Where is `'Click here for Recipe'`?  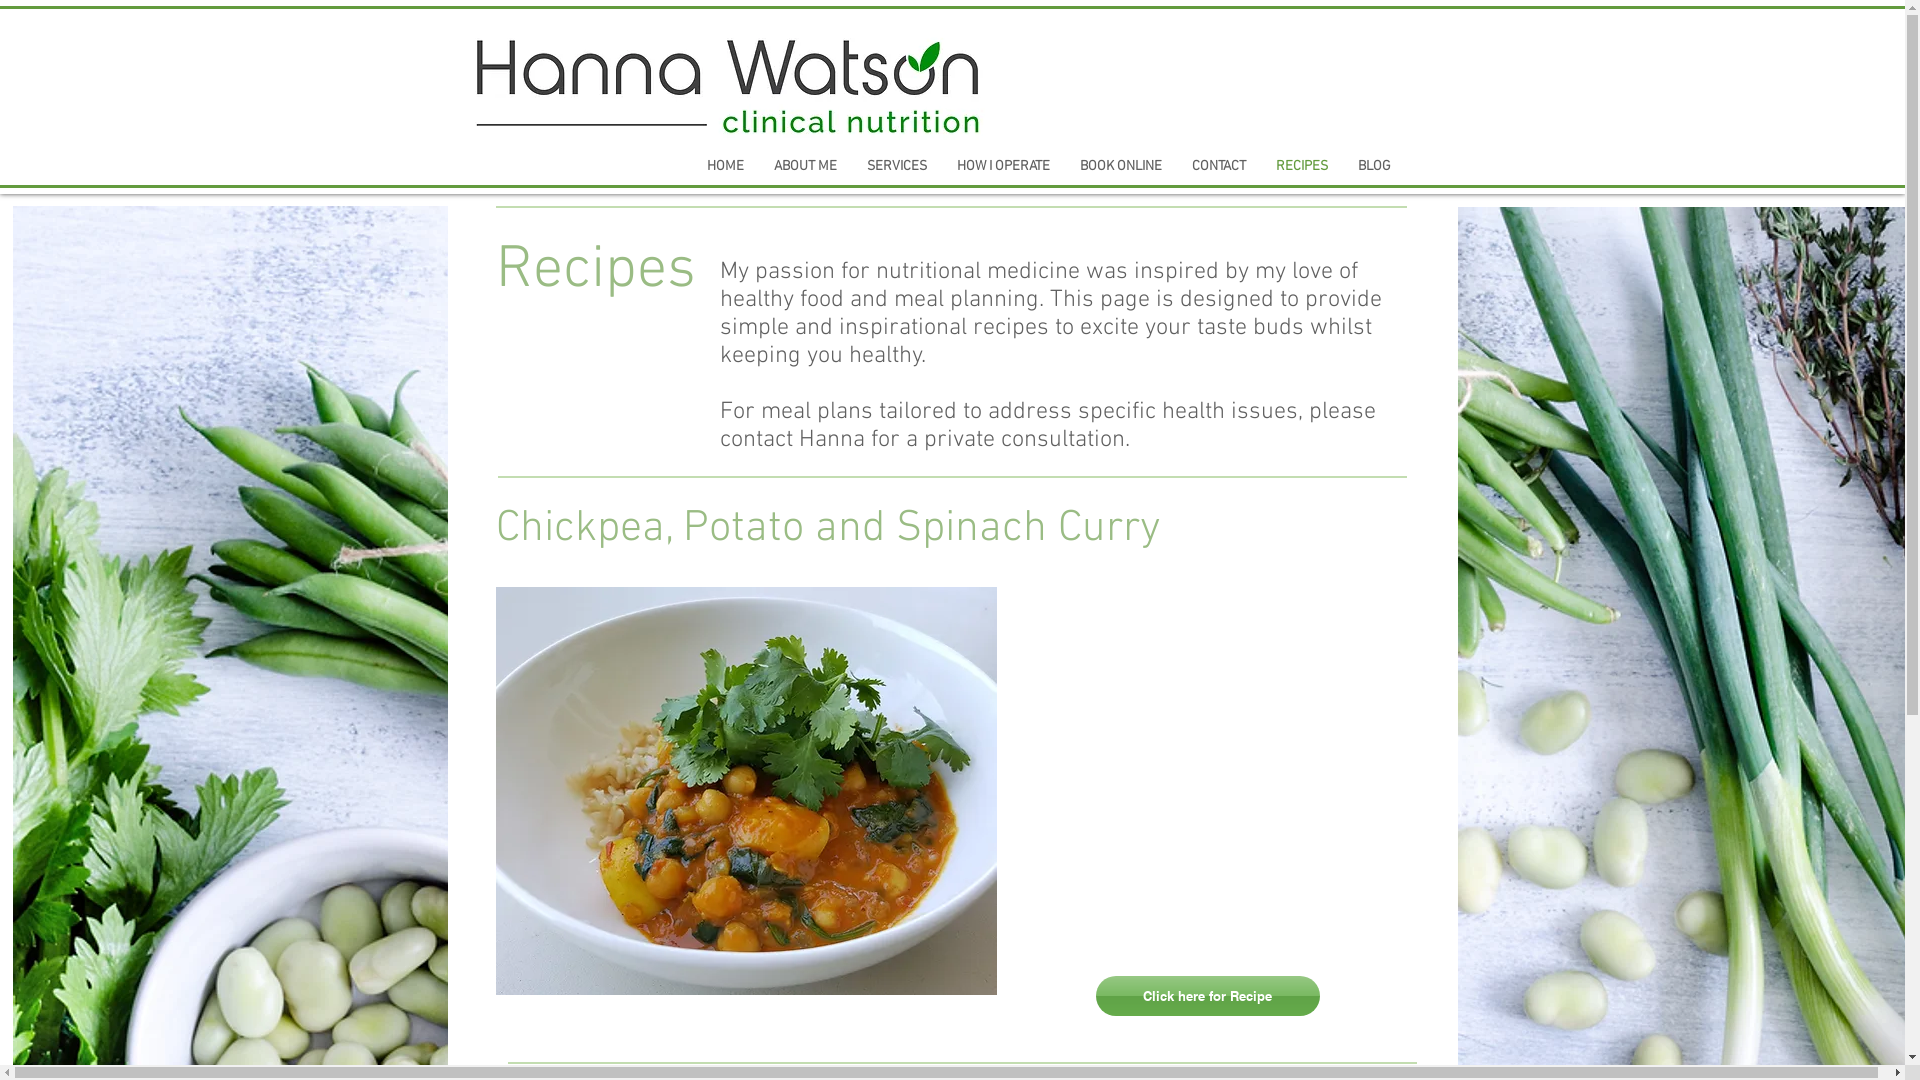
'Click here for Recipe' is located at coordinates (1094, 995).